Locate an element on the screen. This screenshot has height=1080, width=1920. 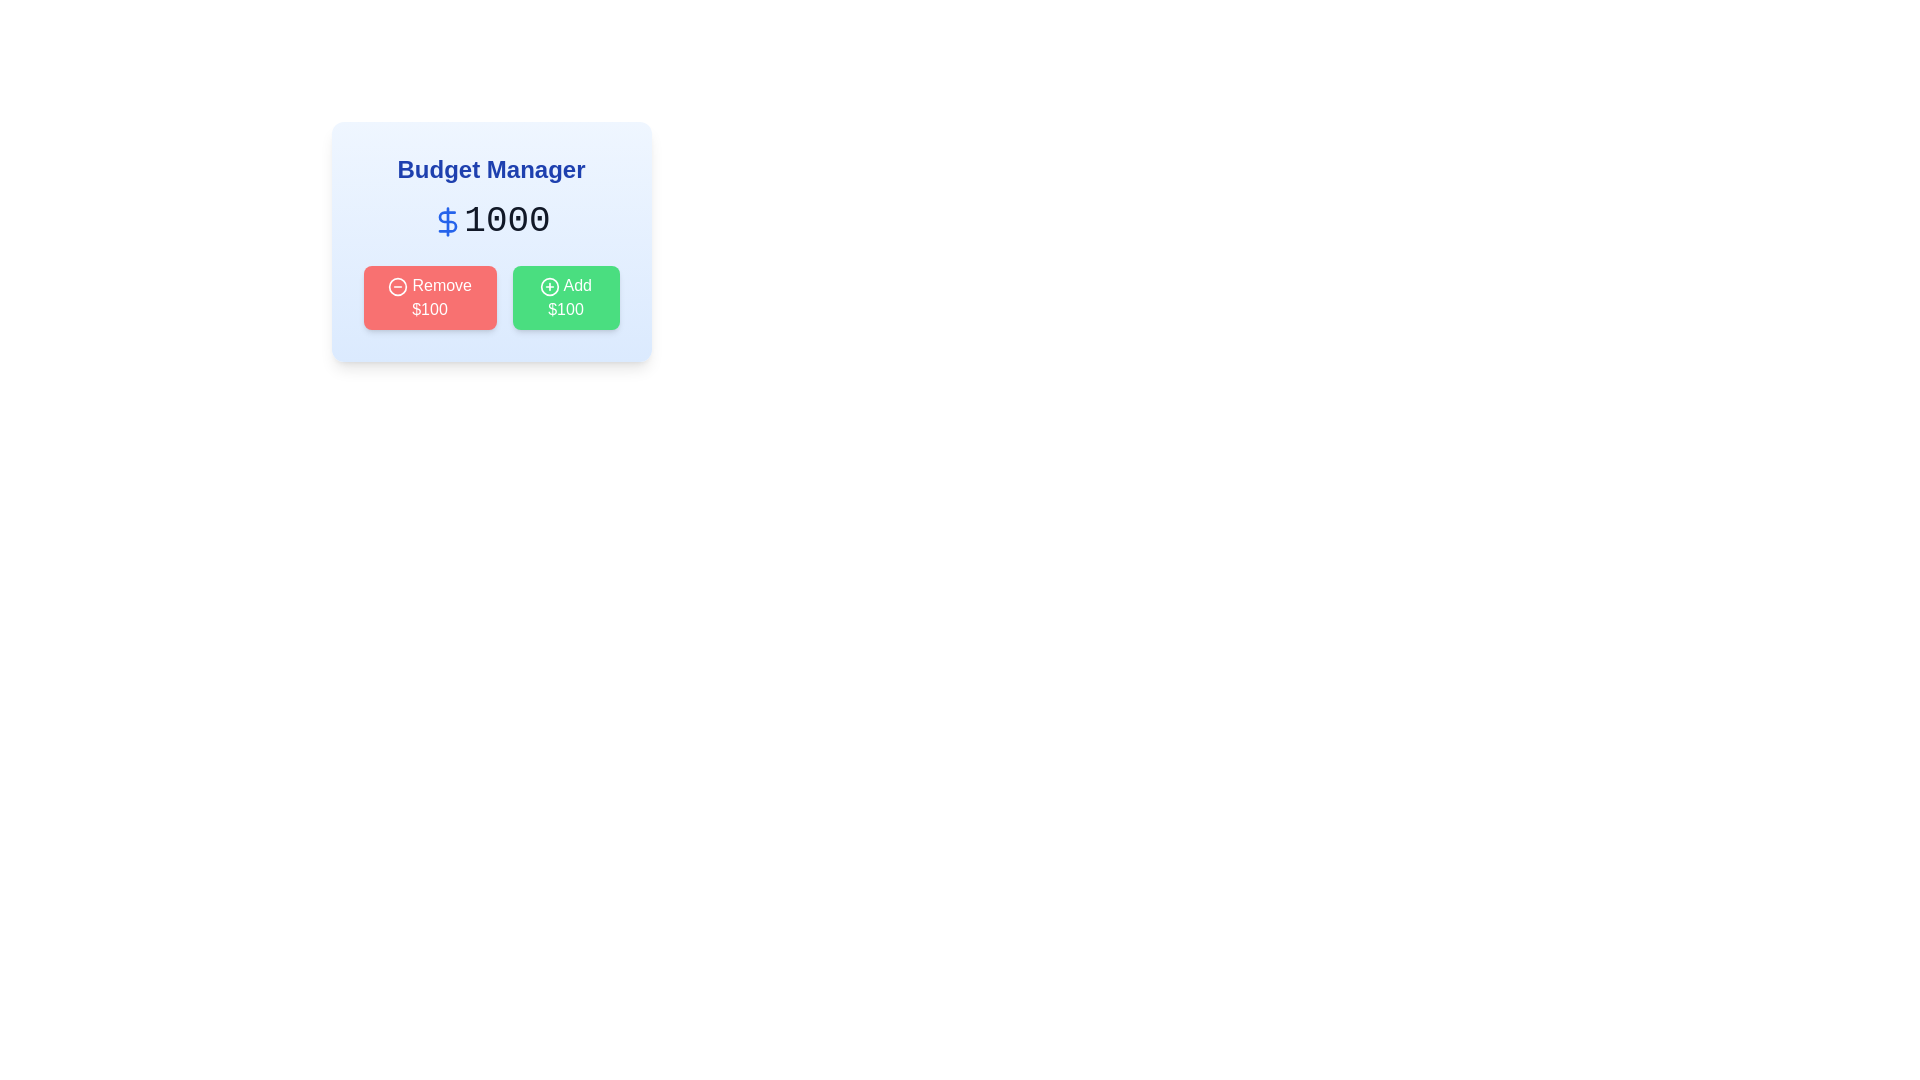
keyboard navigation is located at coordinates (565, 297).